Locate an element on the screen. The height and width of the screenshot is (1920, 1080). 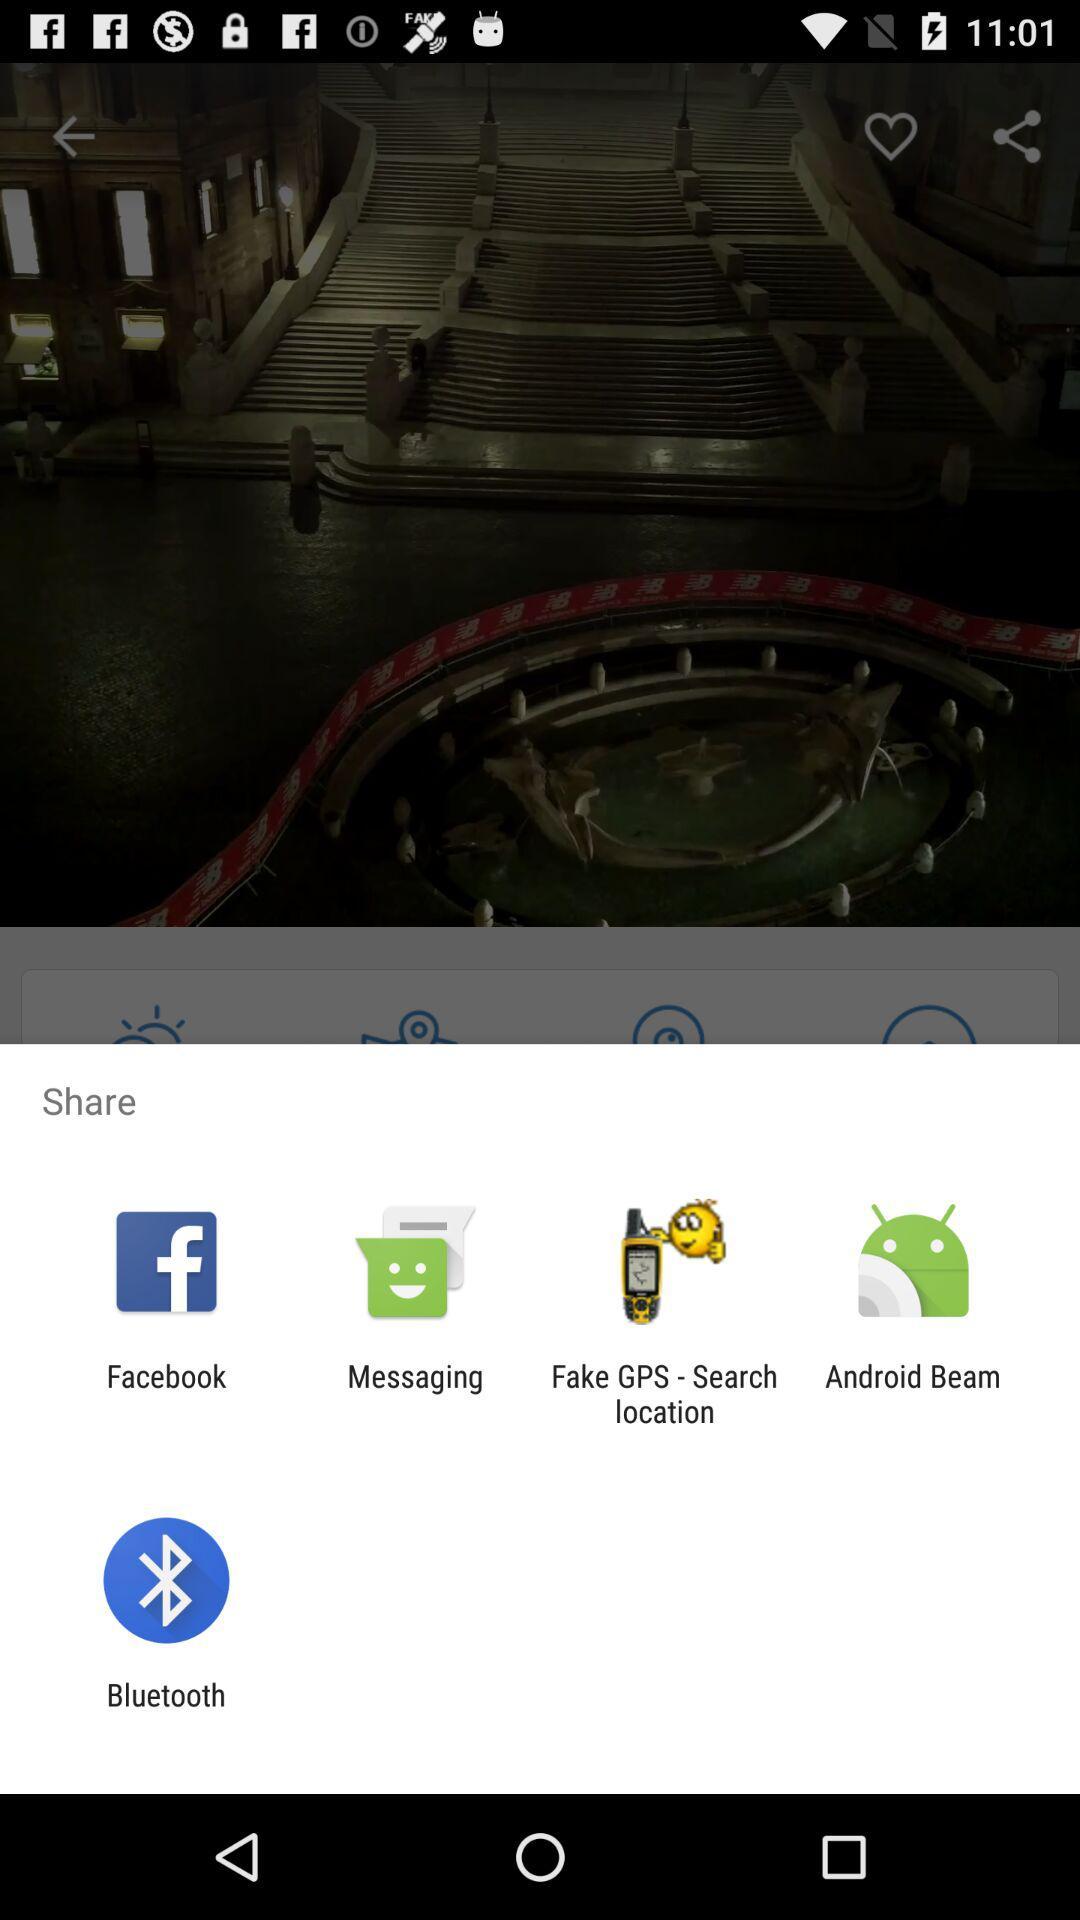
app at the bottom right corner is located at coordinates (913, 1392).